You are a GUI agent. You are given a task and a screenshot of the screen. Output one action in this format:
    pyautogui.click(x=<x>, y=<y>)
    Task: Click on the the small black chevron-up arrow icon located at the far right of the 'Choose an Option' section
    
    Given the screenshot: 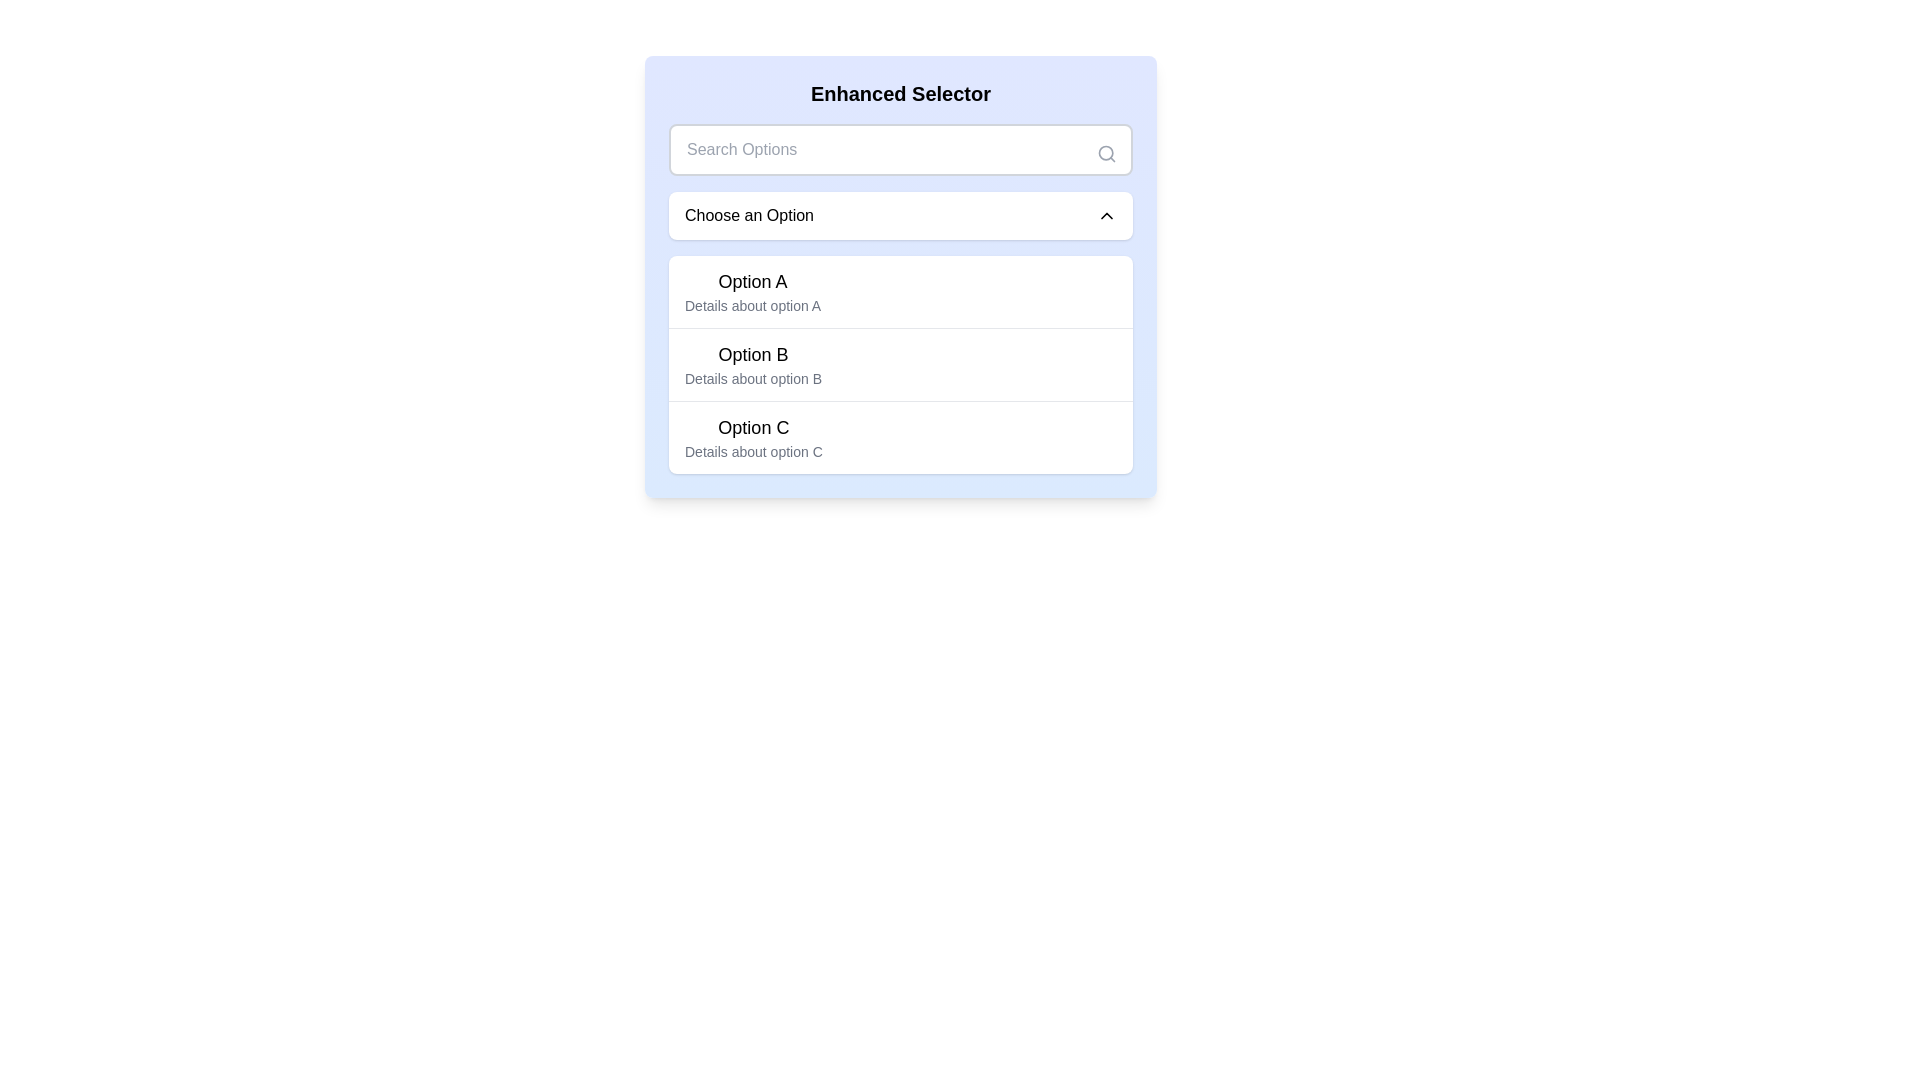 What is the action you would take?
    pyautogui.click(x=1106, y=216)
    